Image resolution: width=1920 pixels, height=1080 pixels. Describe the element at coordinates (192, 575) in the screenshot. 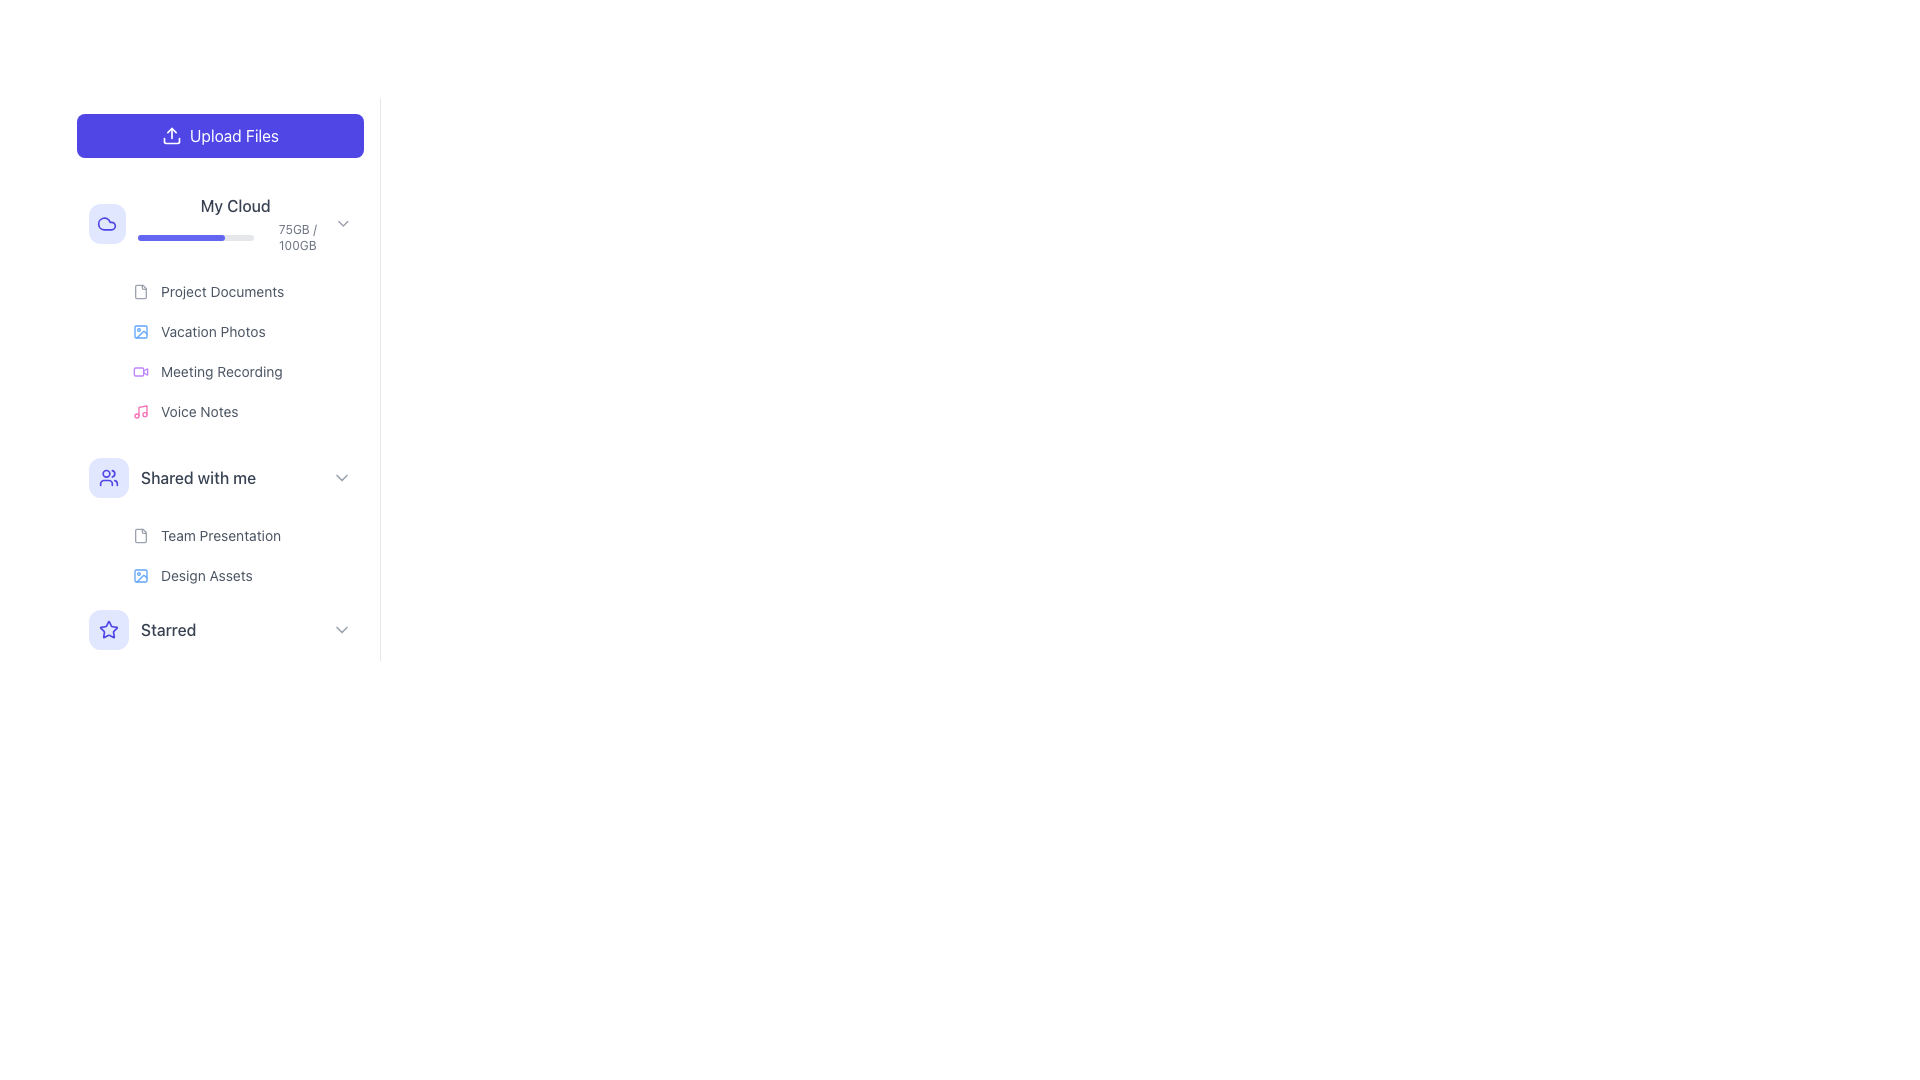

I see `the 'Design Assets' text label located in the sidebar under 'Shared with me'` at that location.